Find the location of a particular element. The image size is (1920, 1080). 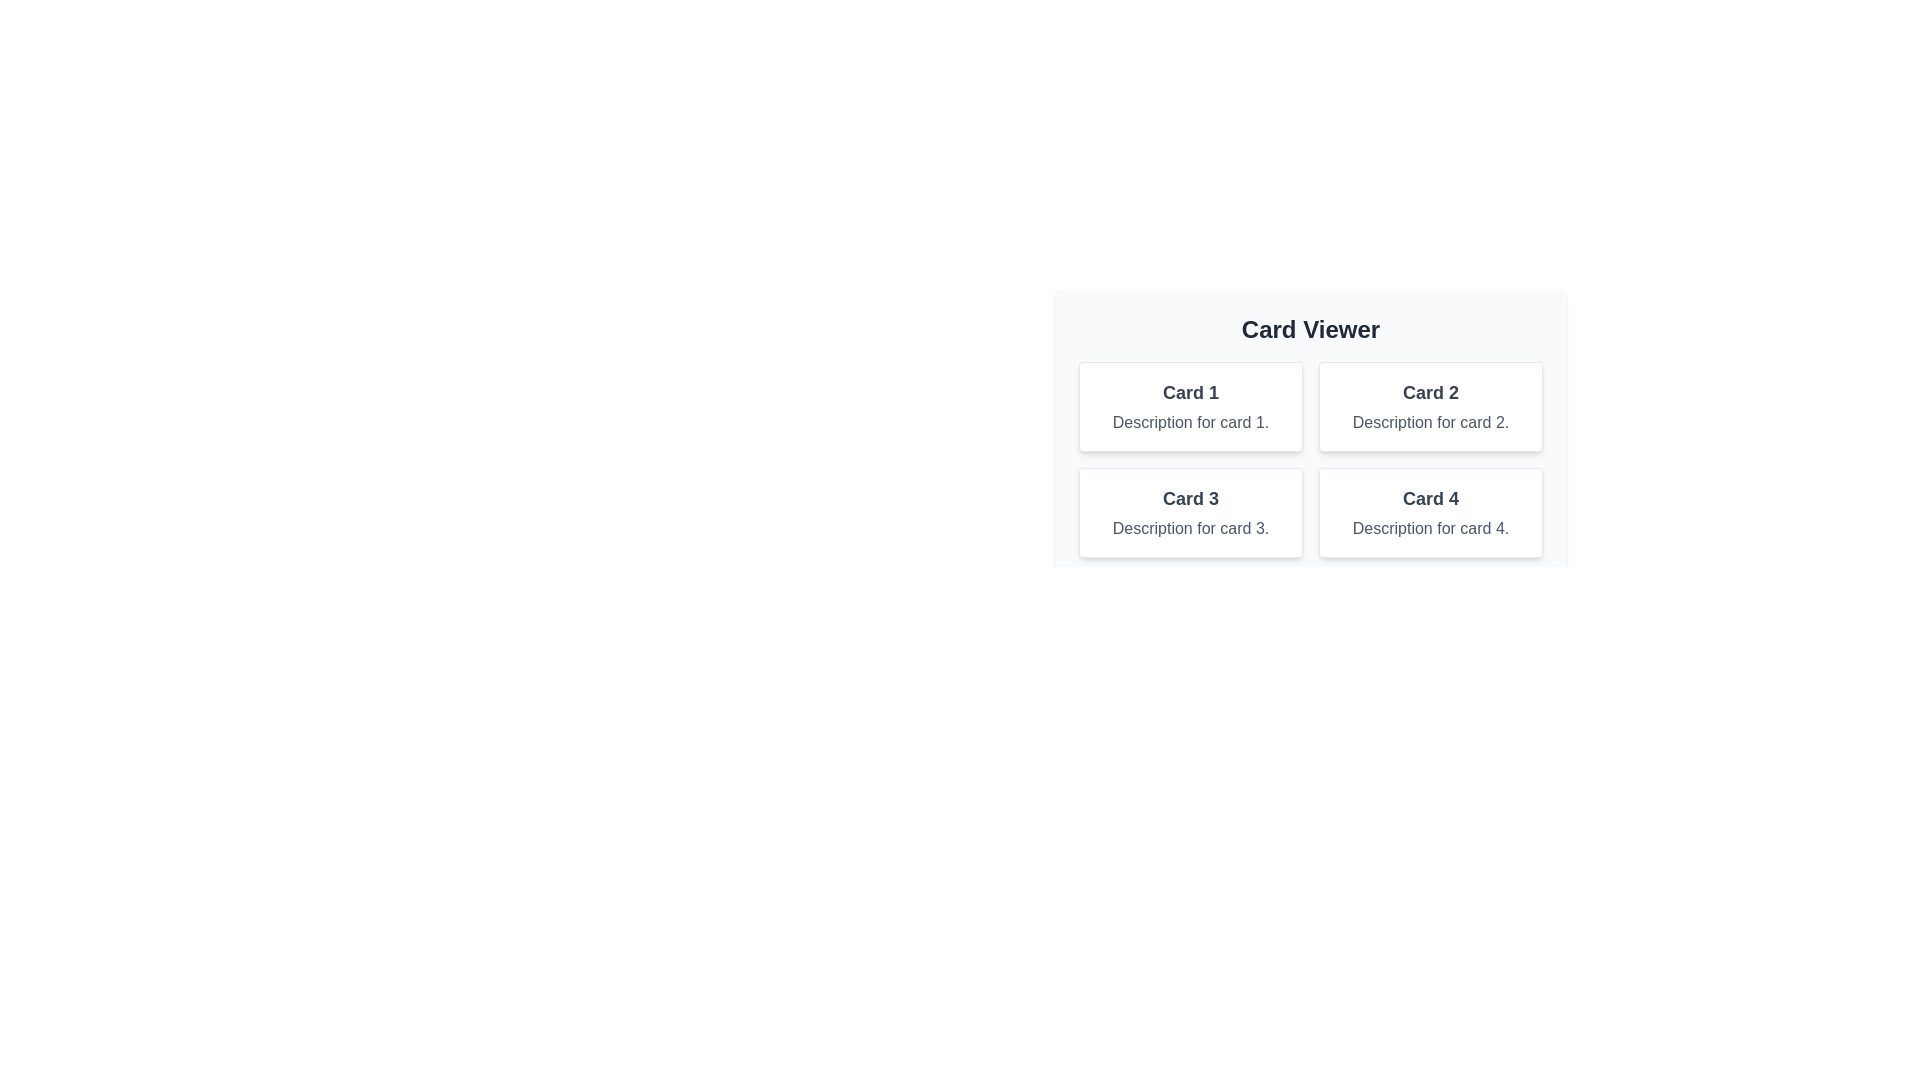

the text label located inside the fourth card in the grid, positioned below 'Card 4' as the second line of content is located at coordinates (1429, 527).